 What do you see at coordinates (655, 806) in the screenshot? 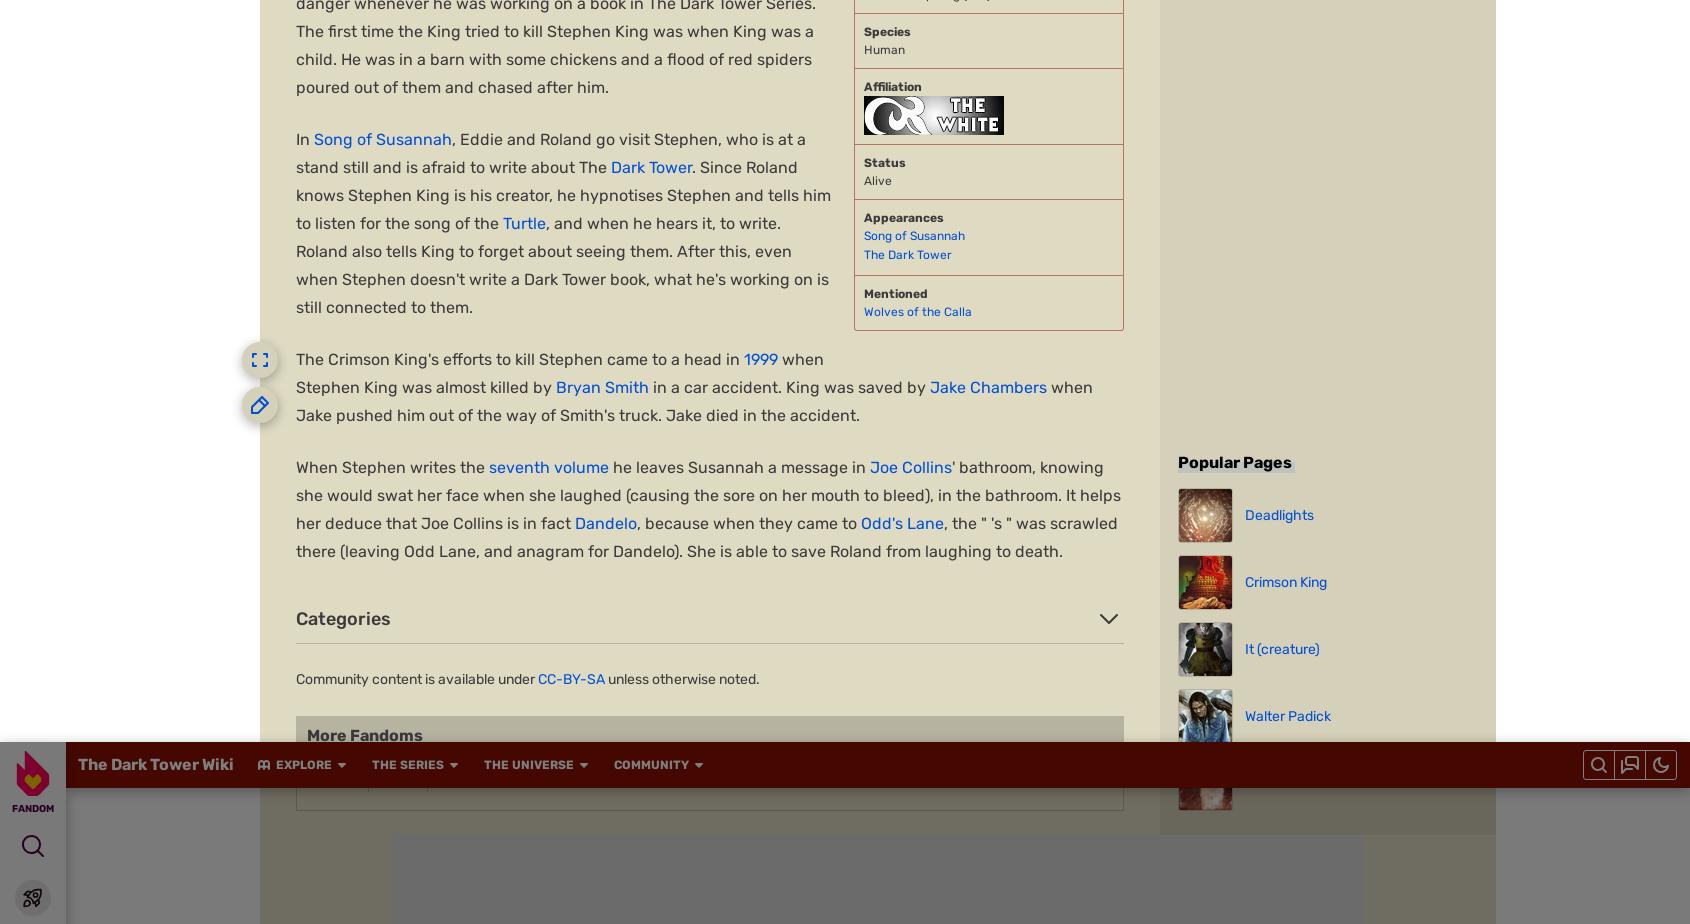
I see `'Press'` at bounding box center [655, 806].